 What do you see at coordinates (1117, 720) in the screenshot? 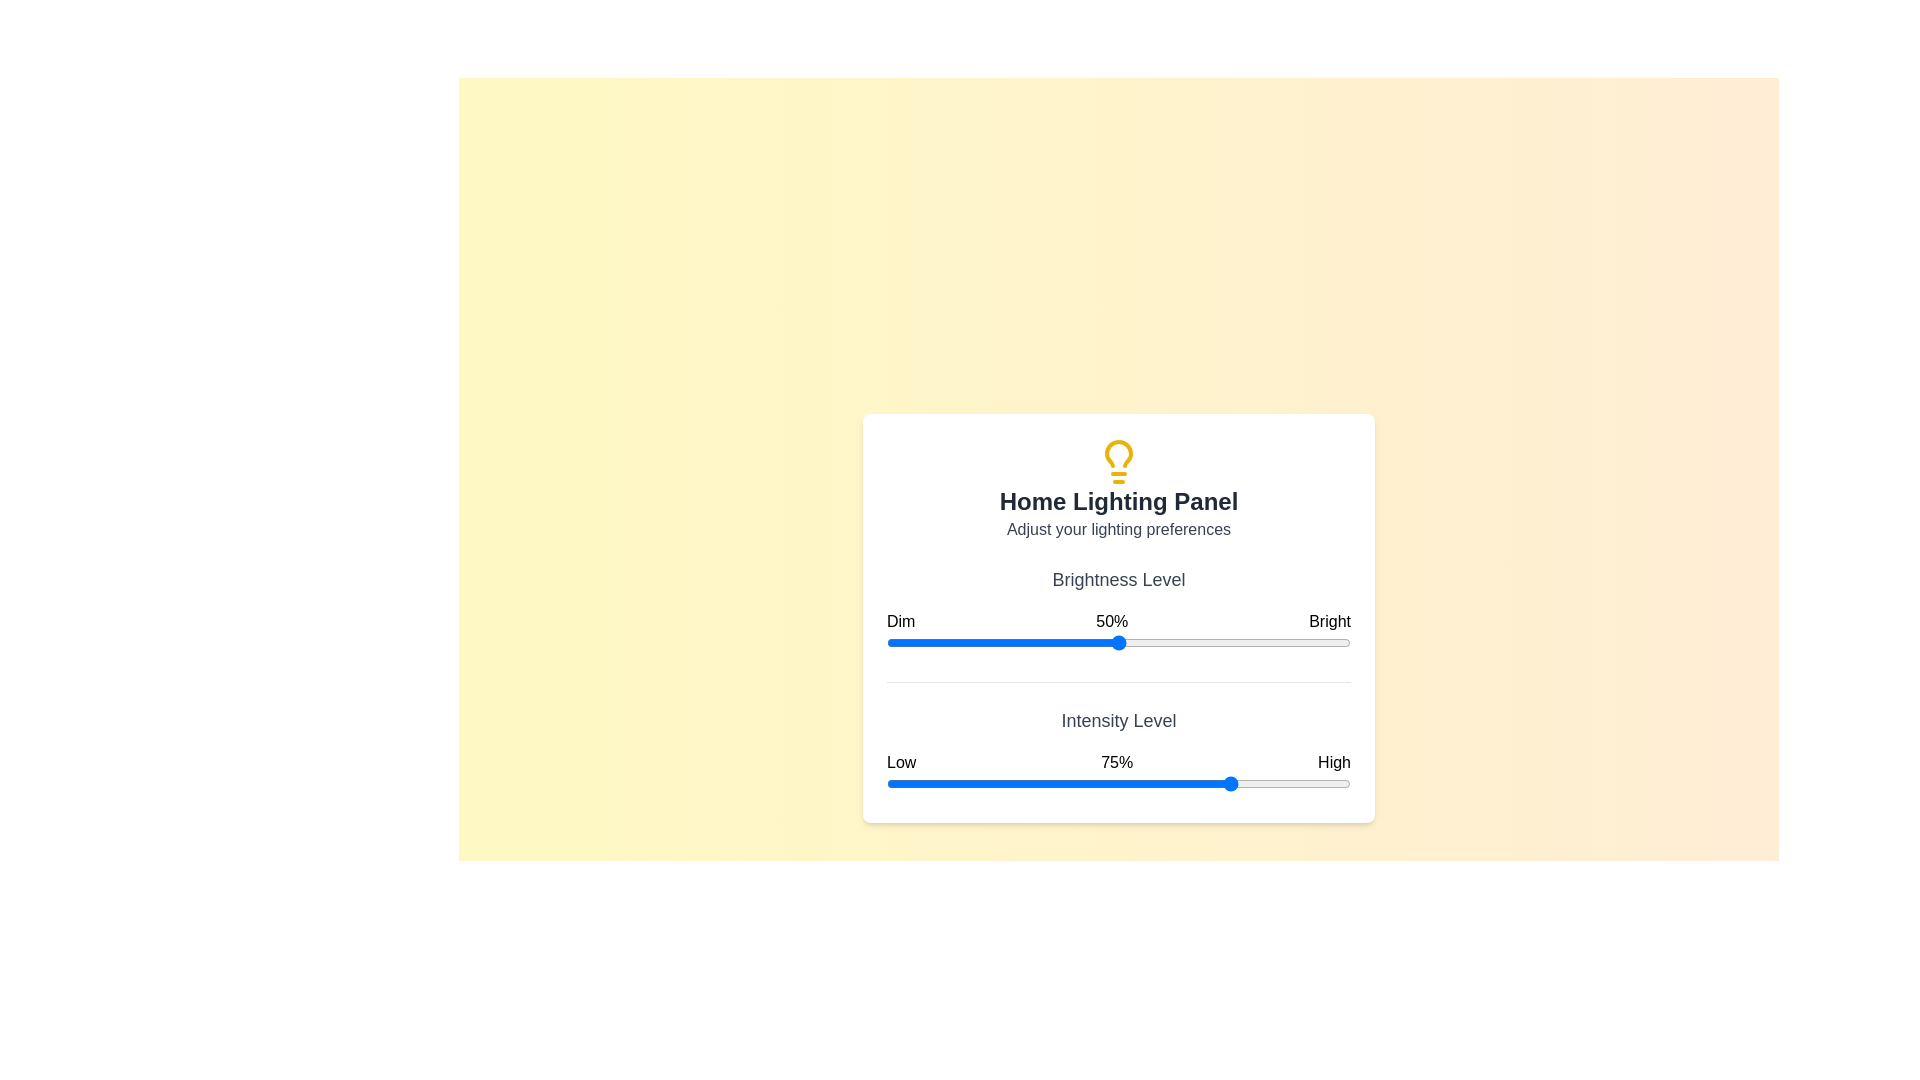
I see `the text label that serves as the title for the intensity adjustment section, located just below the horizontal rule separating it from the 'Brightness Level' section` at bounding box center [1117, 720].